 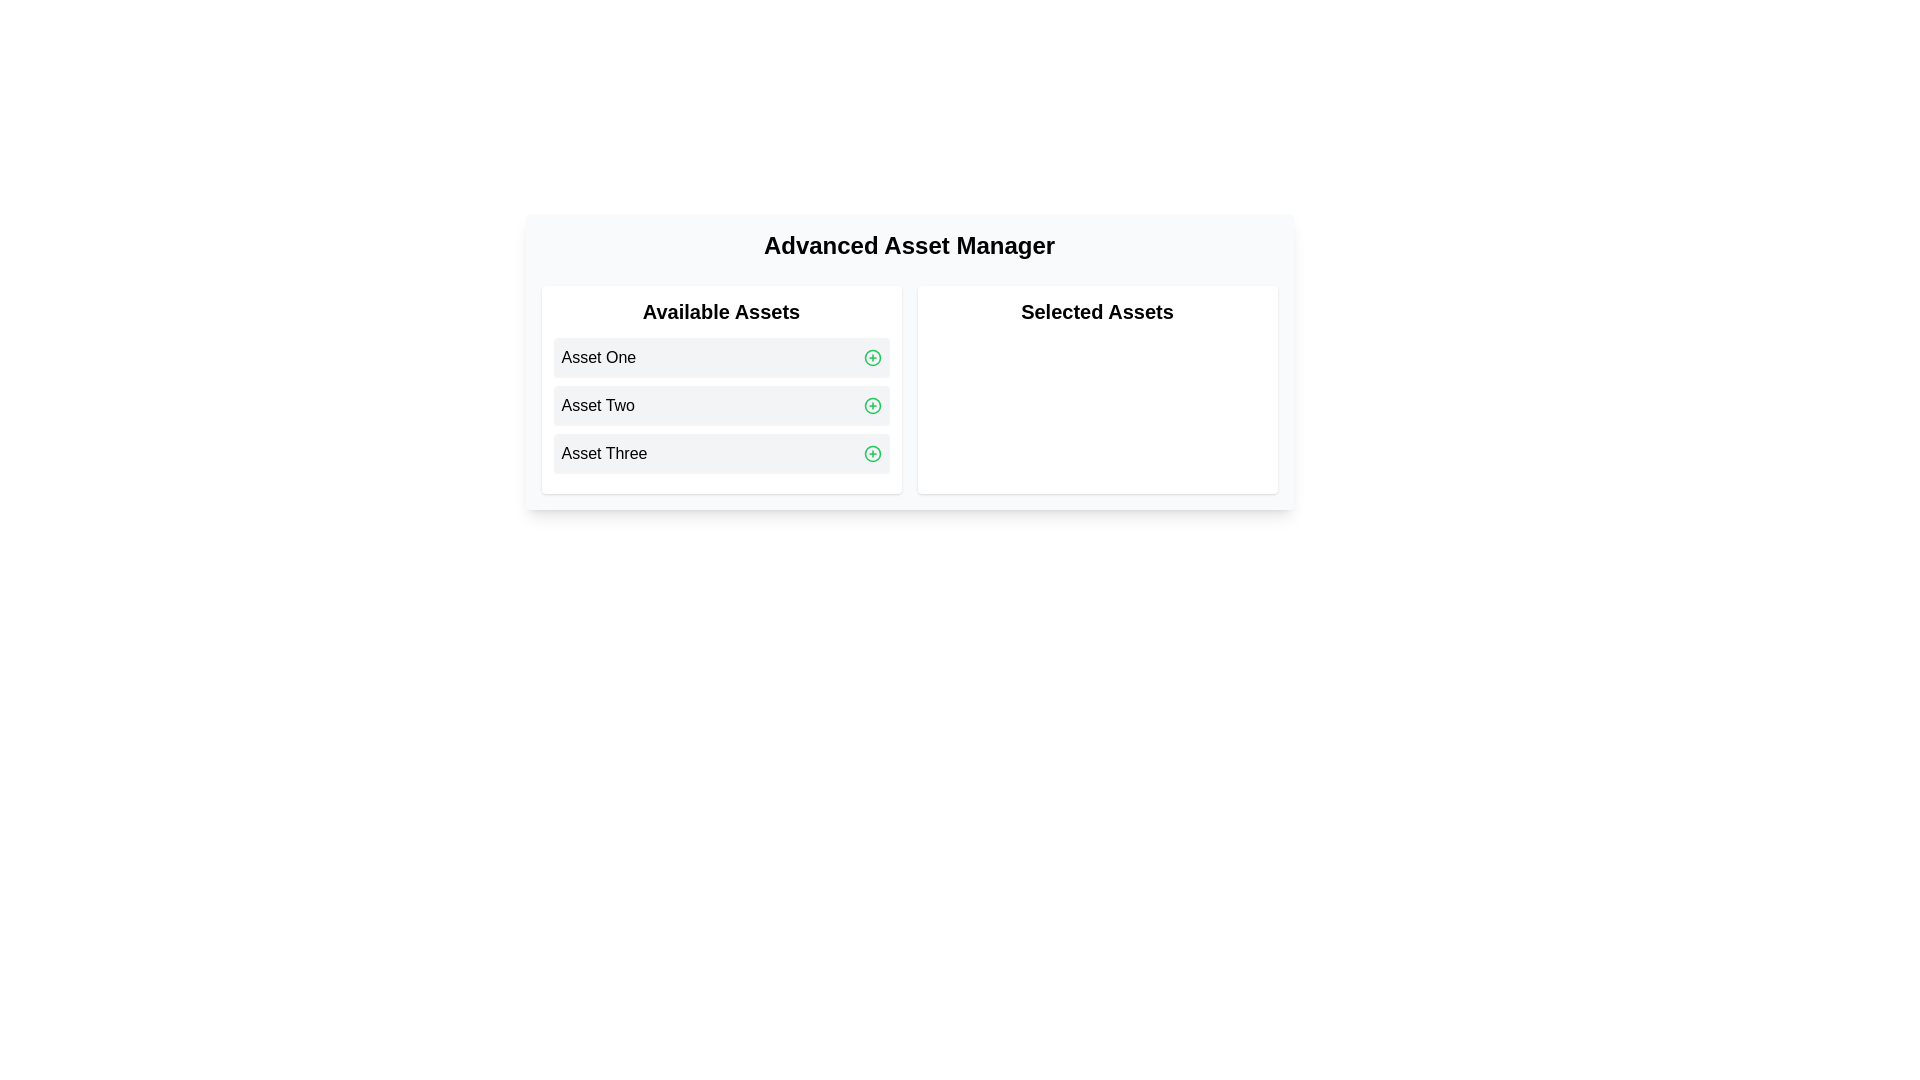 What do you see at coordinates (720, 357) in the screenshot?
I see `the first selectable list item representing an available asset option in the 'Available Assets' section for more context` at bounding box center [720, 357].